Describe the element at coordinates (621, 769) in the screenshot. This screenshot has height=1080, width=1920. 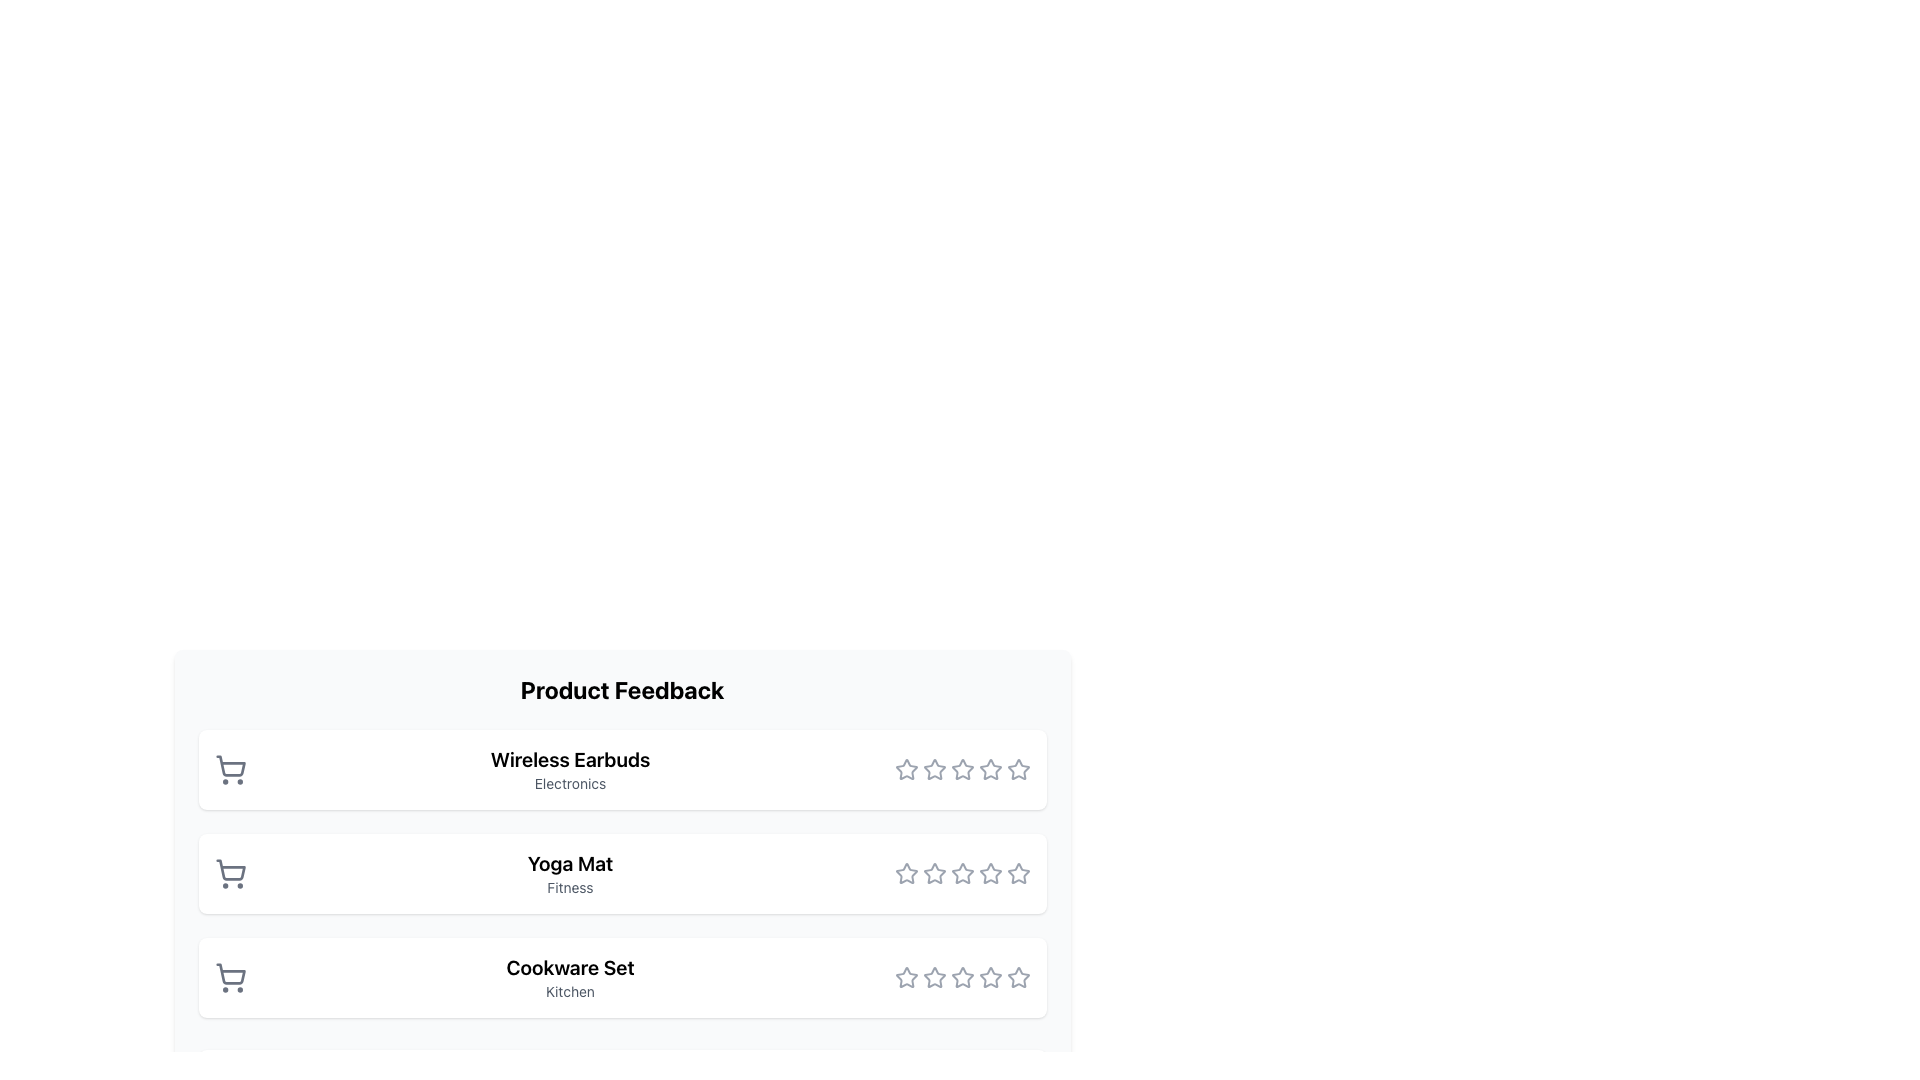
I see `the first card in the 'Product Feedback' section, which features the text 'Wireless Earbuds' in bold and has a cart icon on the left and five outlined stars on the right` at that location.